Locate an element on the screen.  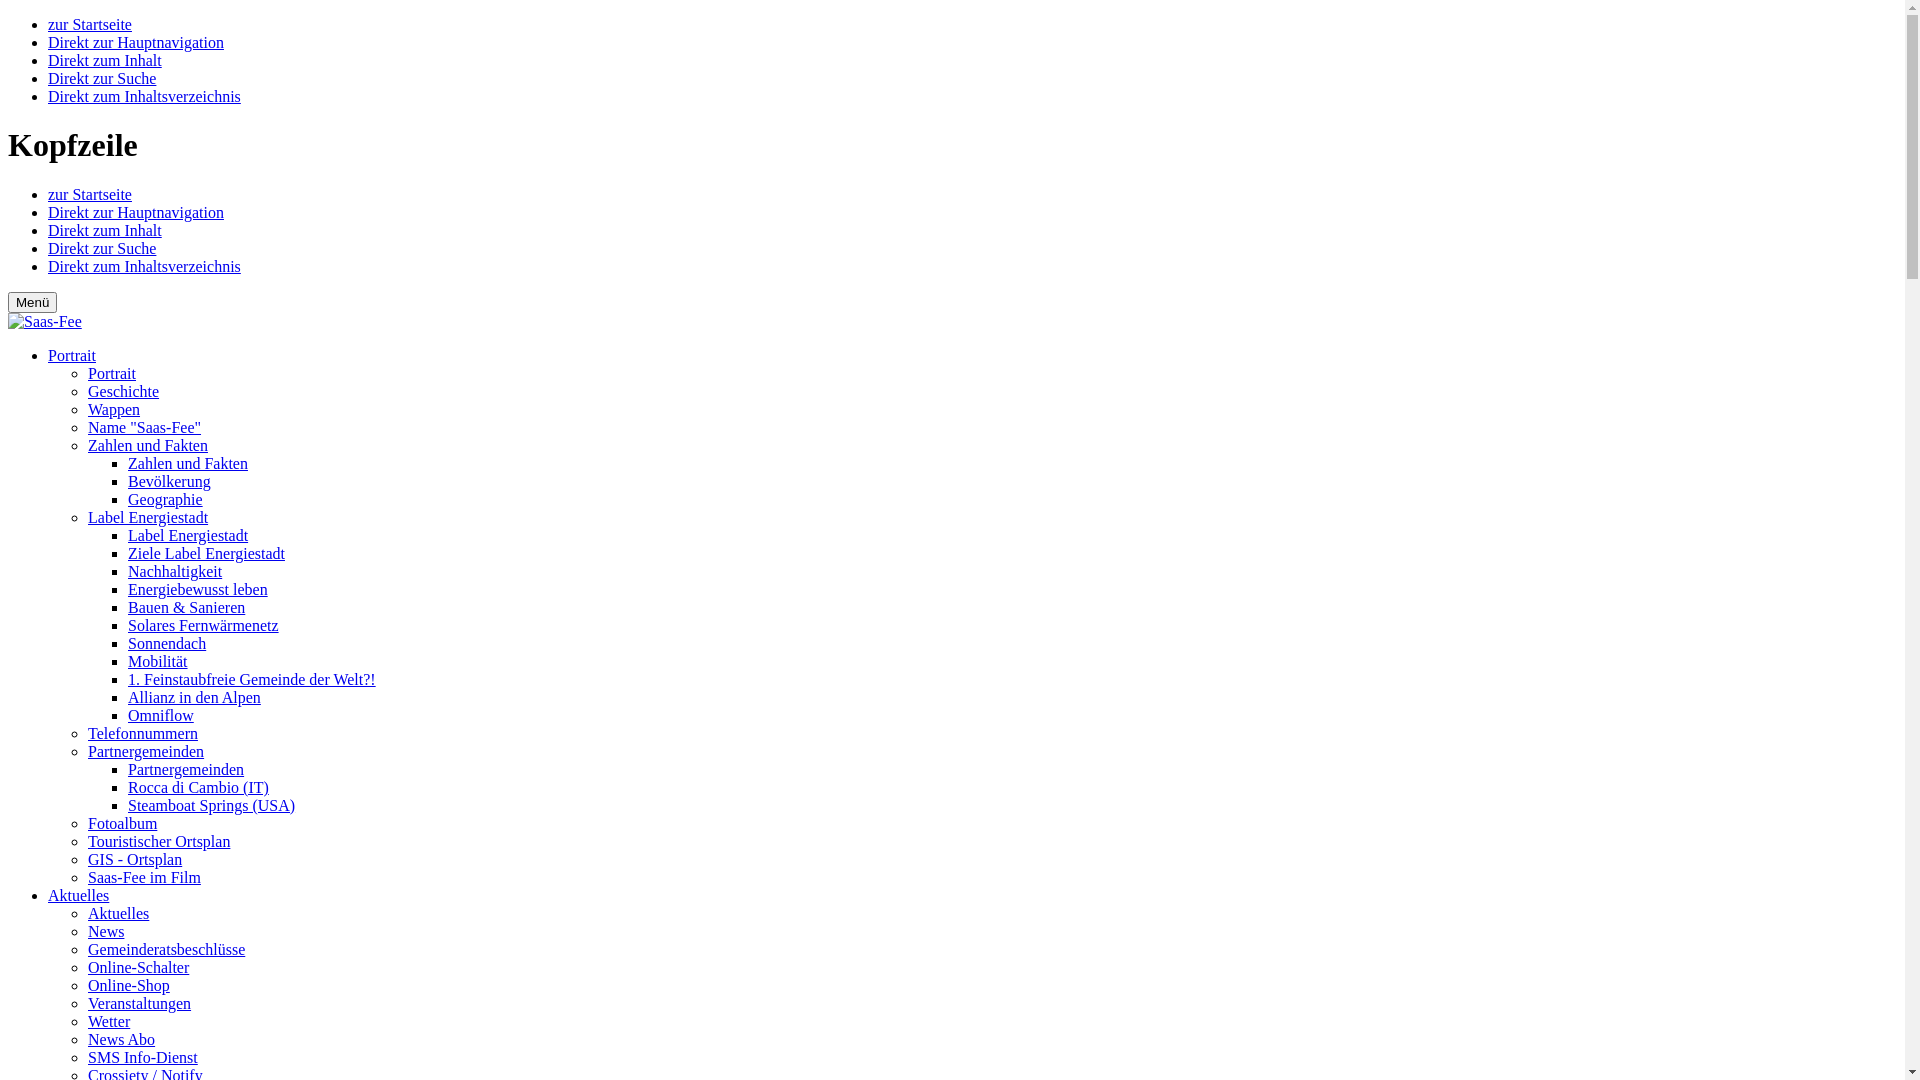
'Direkt zum Inhalt' is located at coordinates (48, 229).